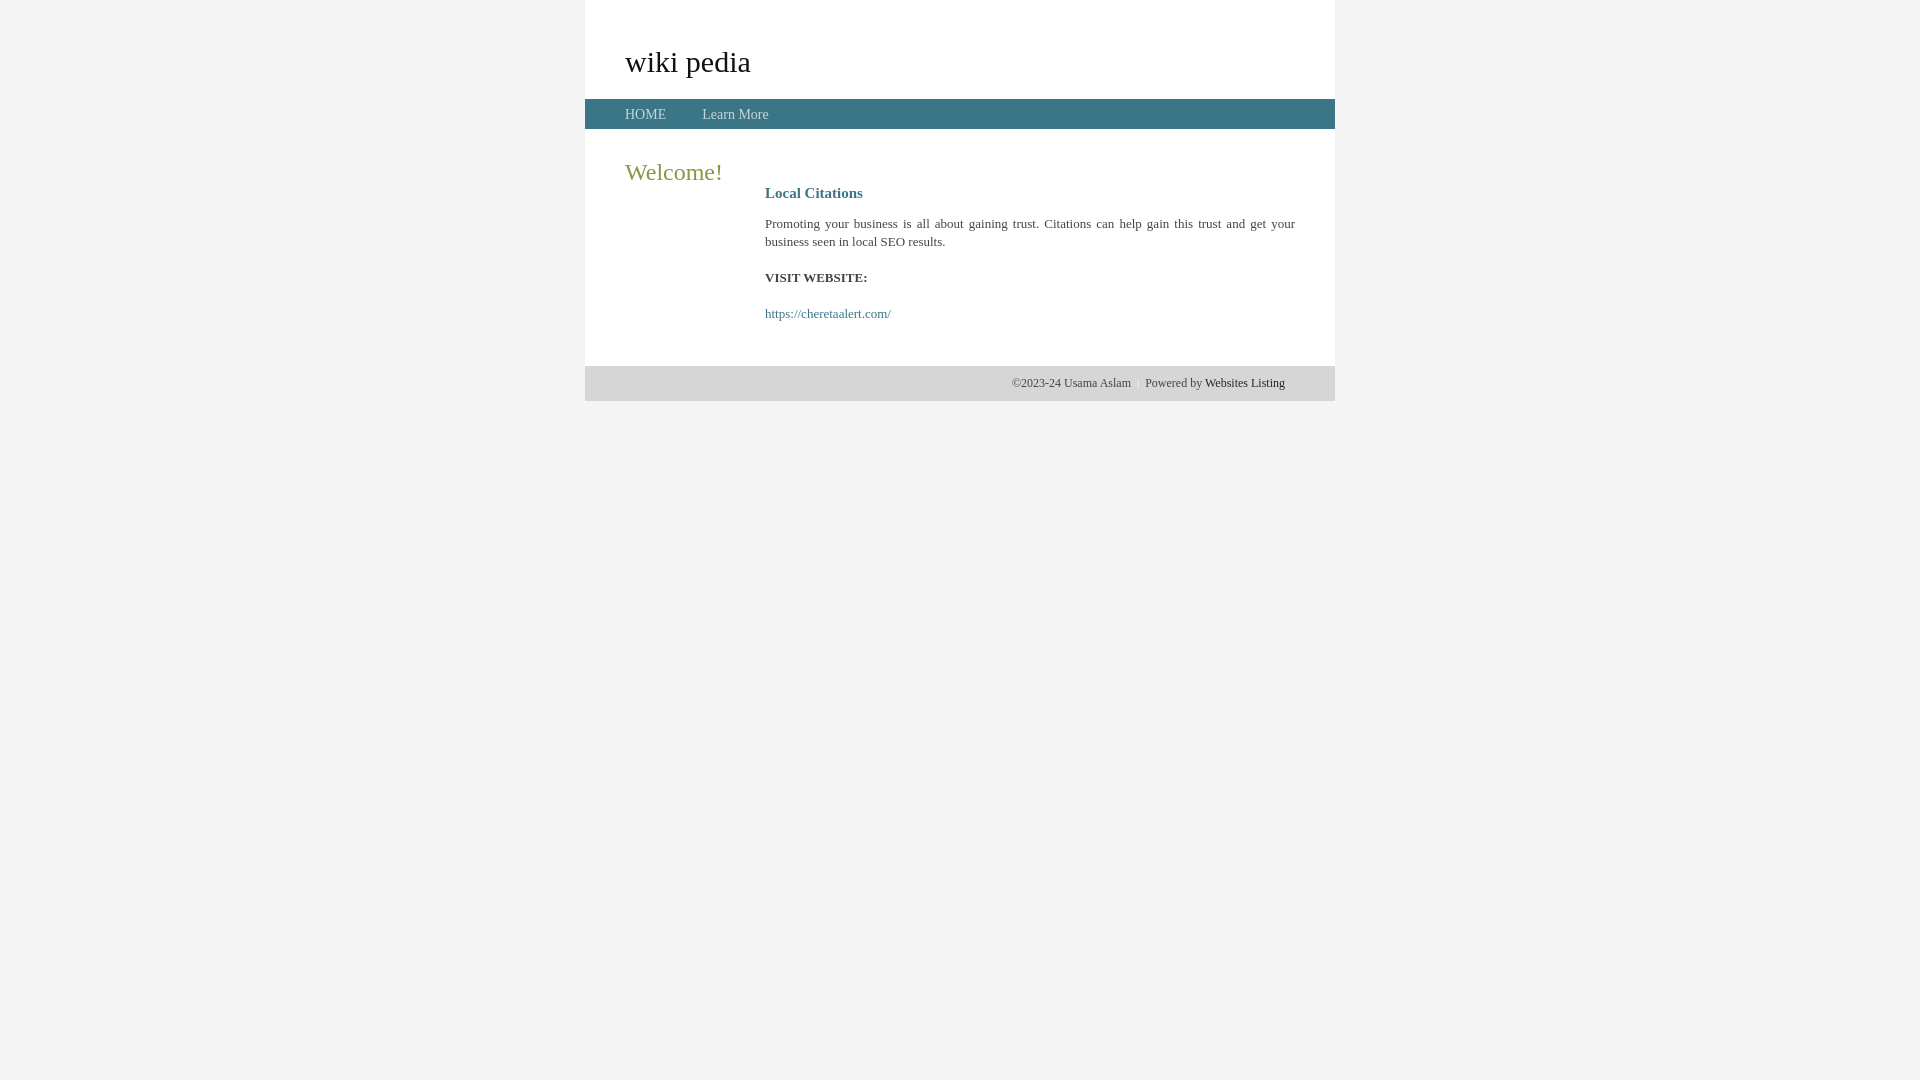  What do you see at coordinates (687, 60) in the screenshot?
I see `'wiki pedia'` at bounding box center [687, 60].